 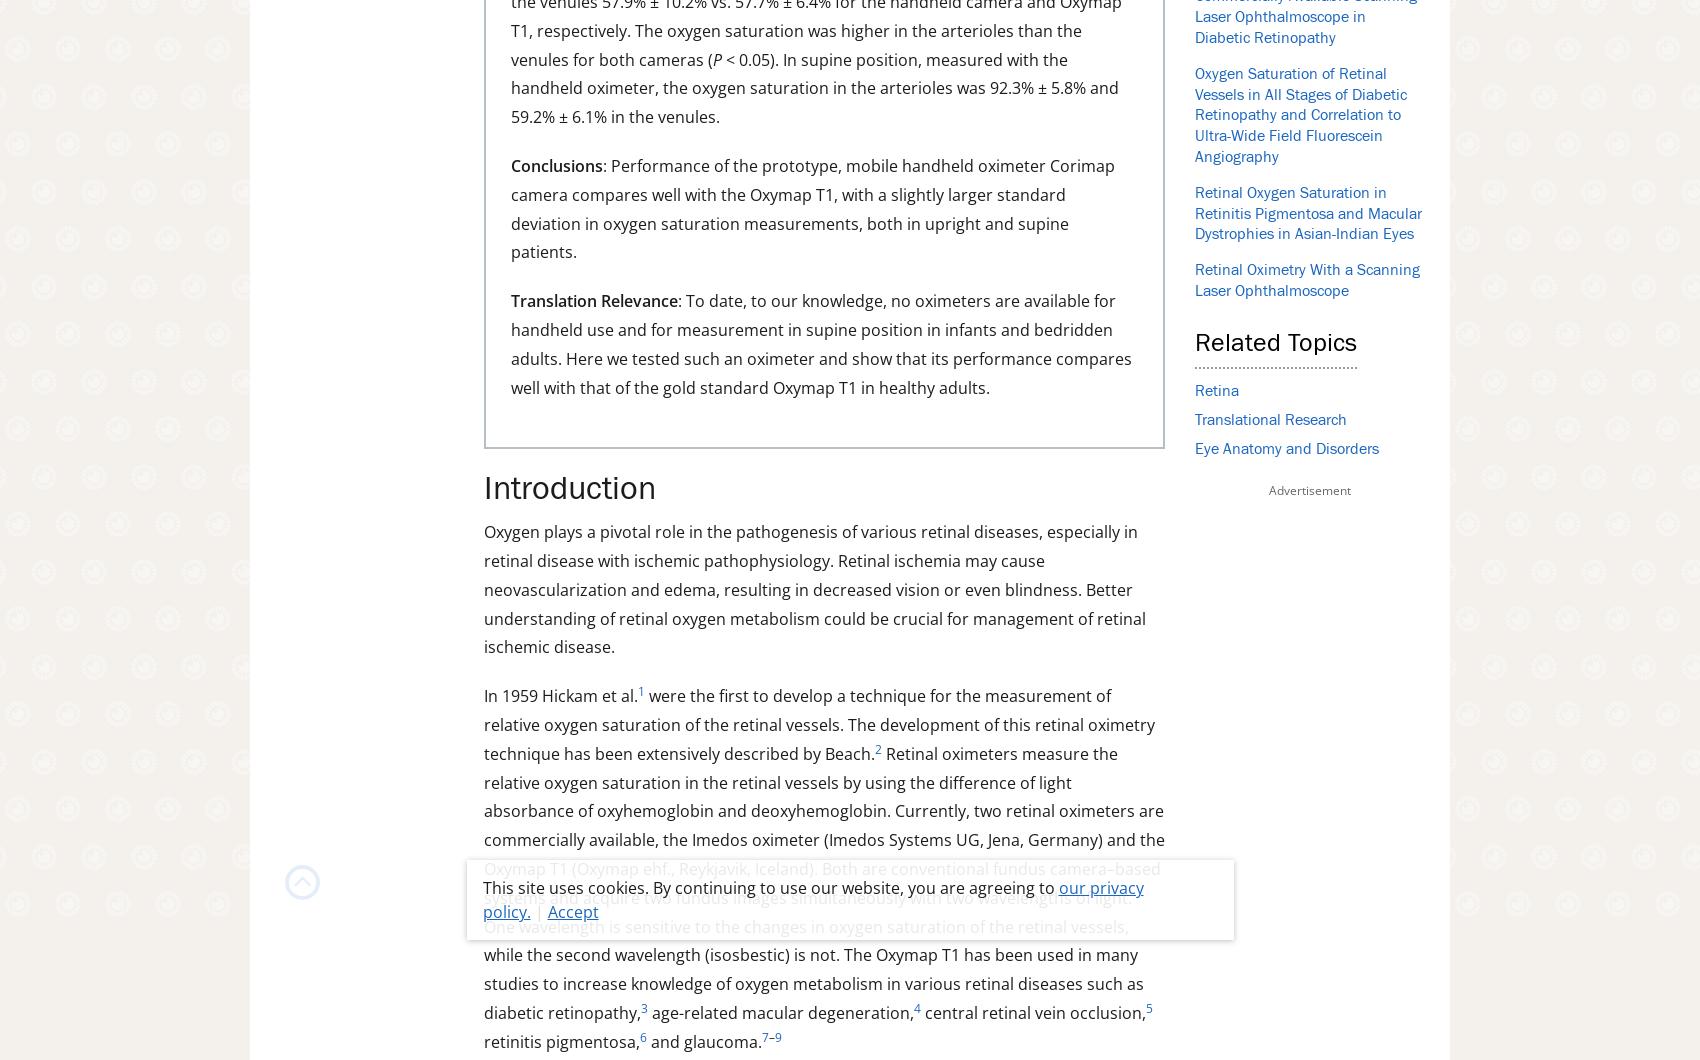 What do you see at coordinates (1276, 343) in the screenshot?
I see `'Related Topics'` at bounding box center [1276, 343].